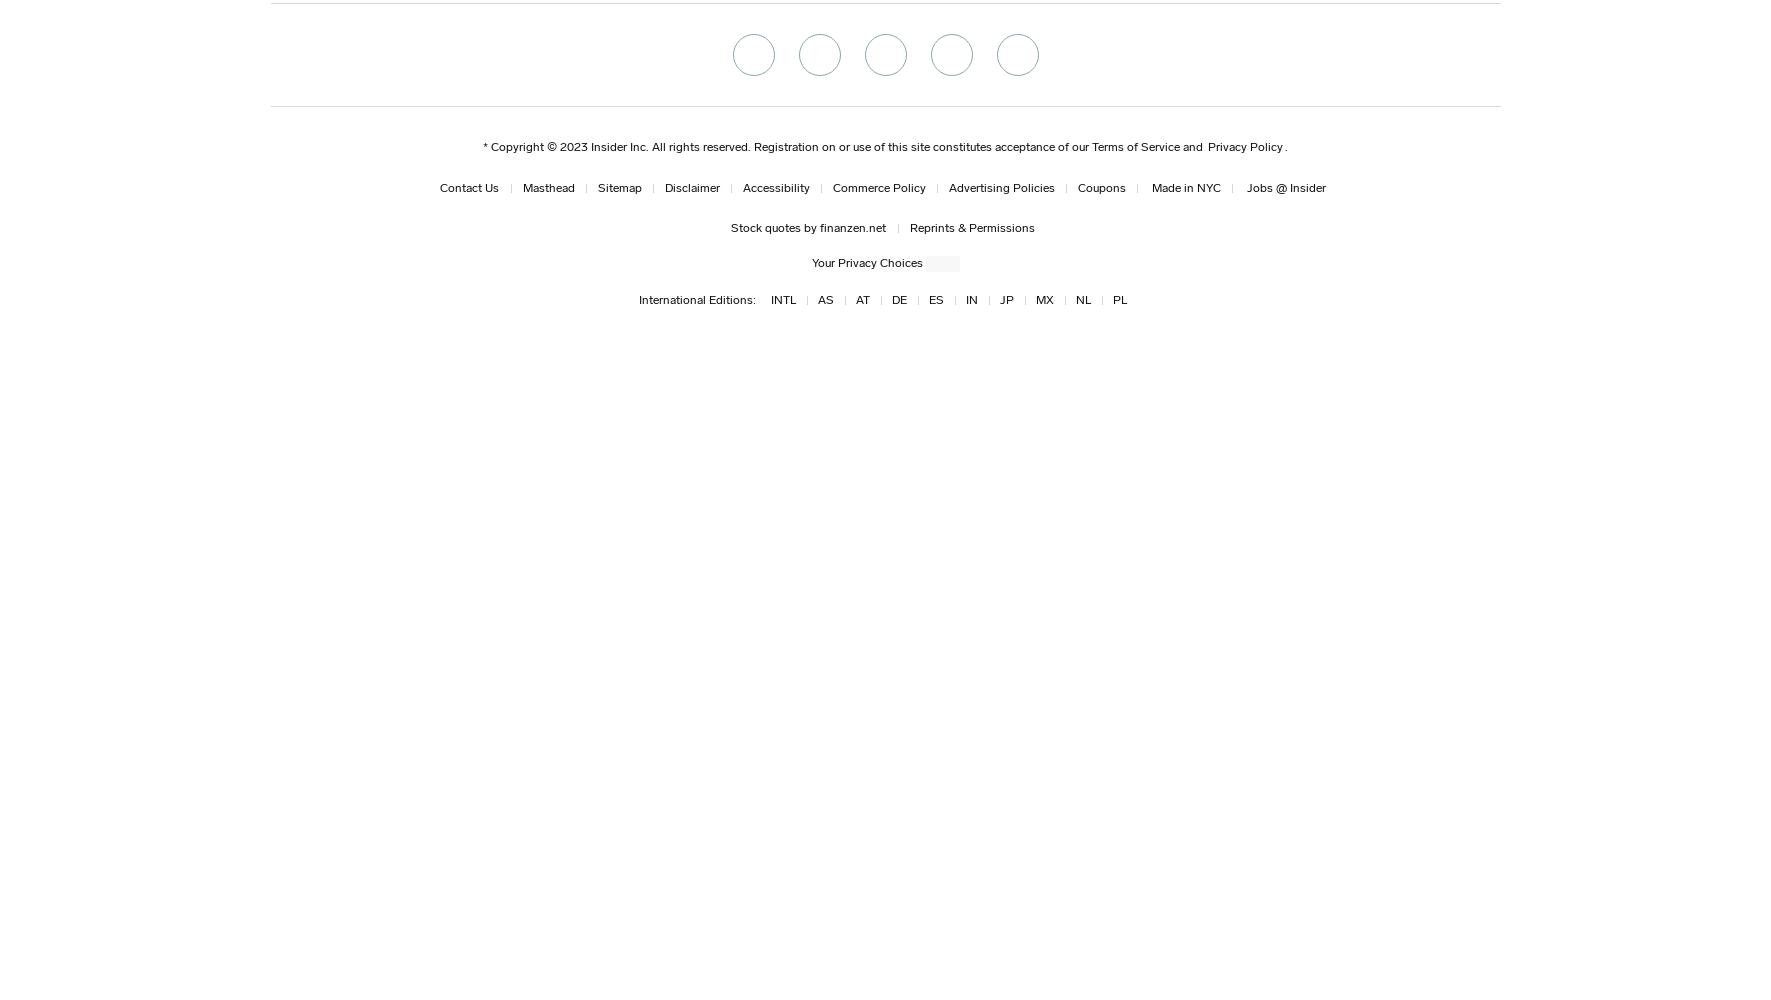 Image resolution: width=1771 pixels, height=1000 pixels. I want to click on 'Steve Rogers:', so click(274, 353).